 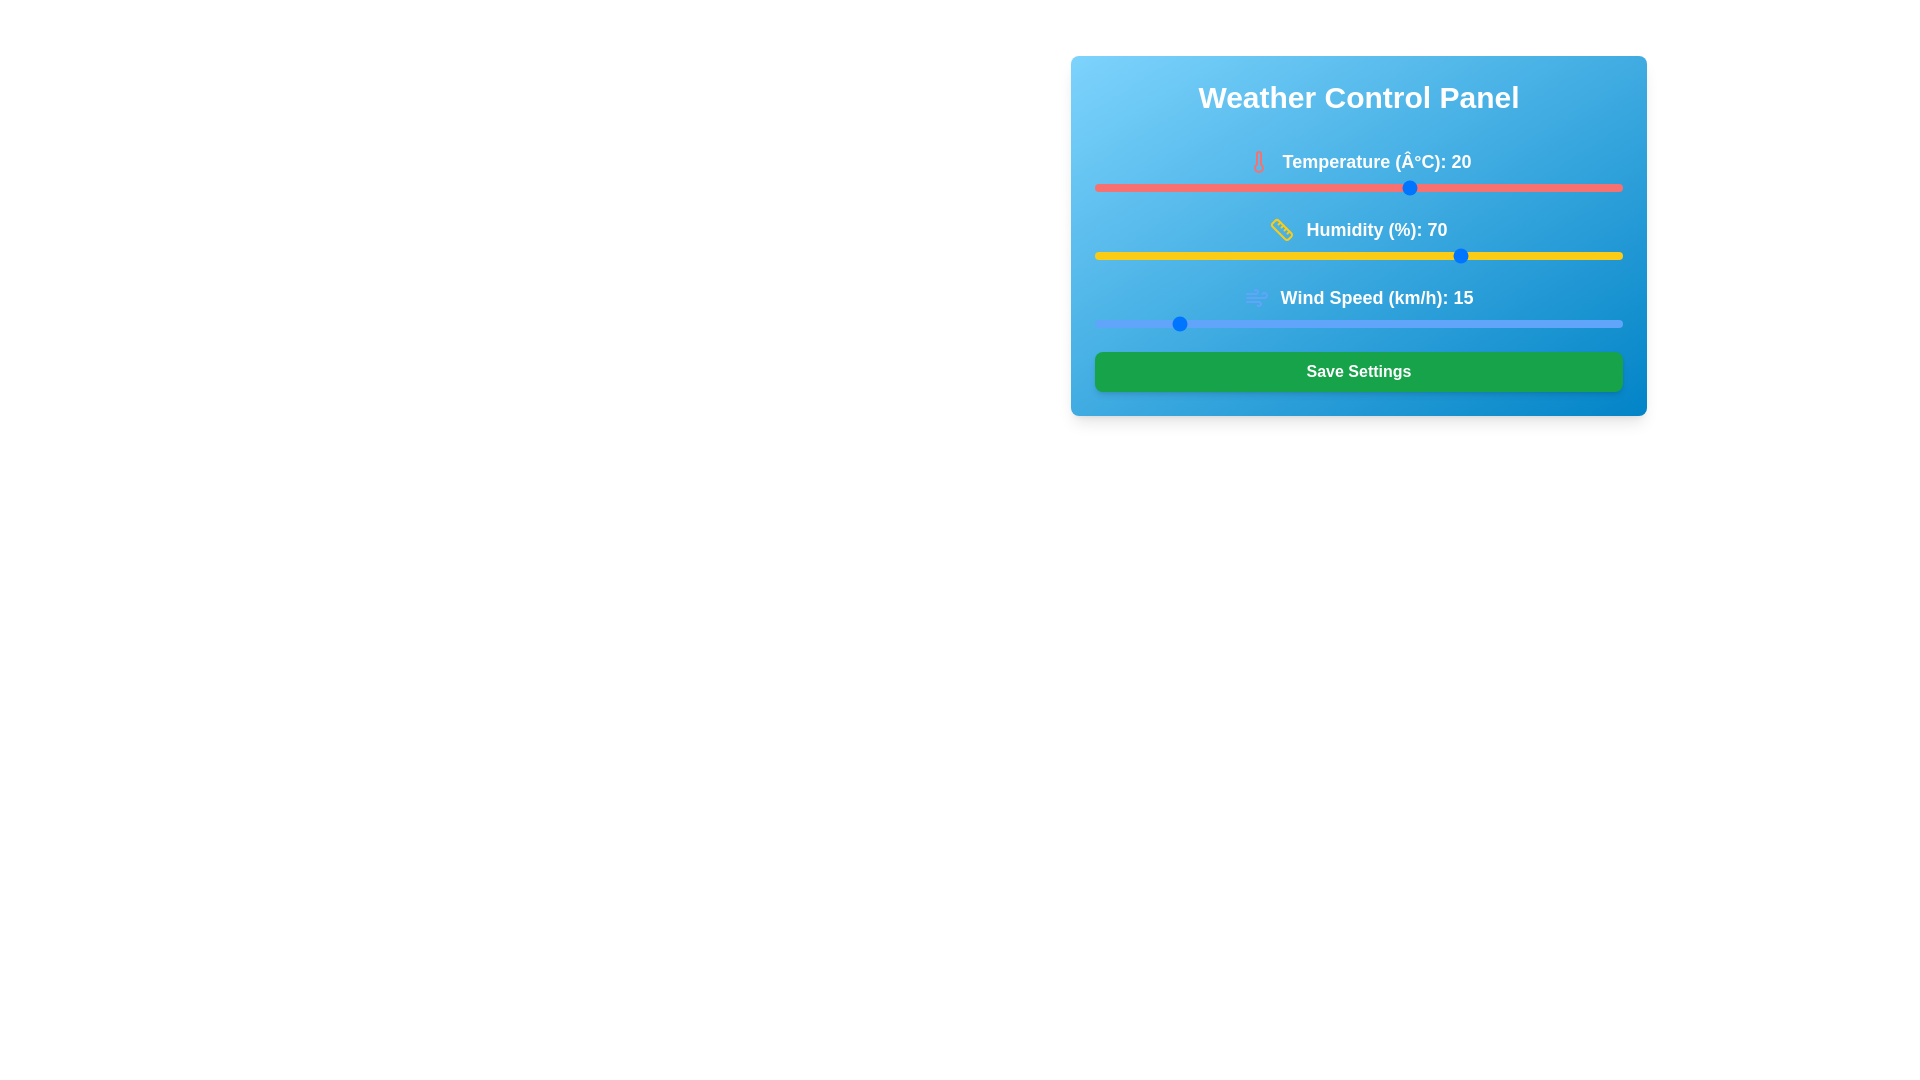 What do you see at coordinates (1358, 237) in the screenshot?
I see `the visual indicator of the humidity level represented by the progress bar and text 'Humidity (%): 70' in the weather control panel interface` at bounding box center [1358, 237].